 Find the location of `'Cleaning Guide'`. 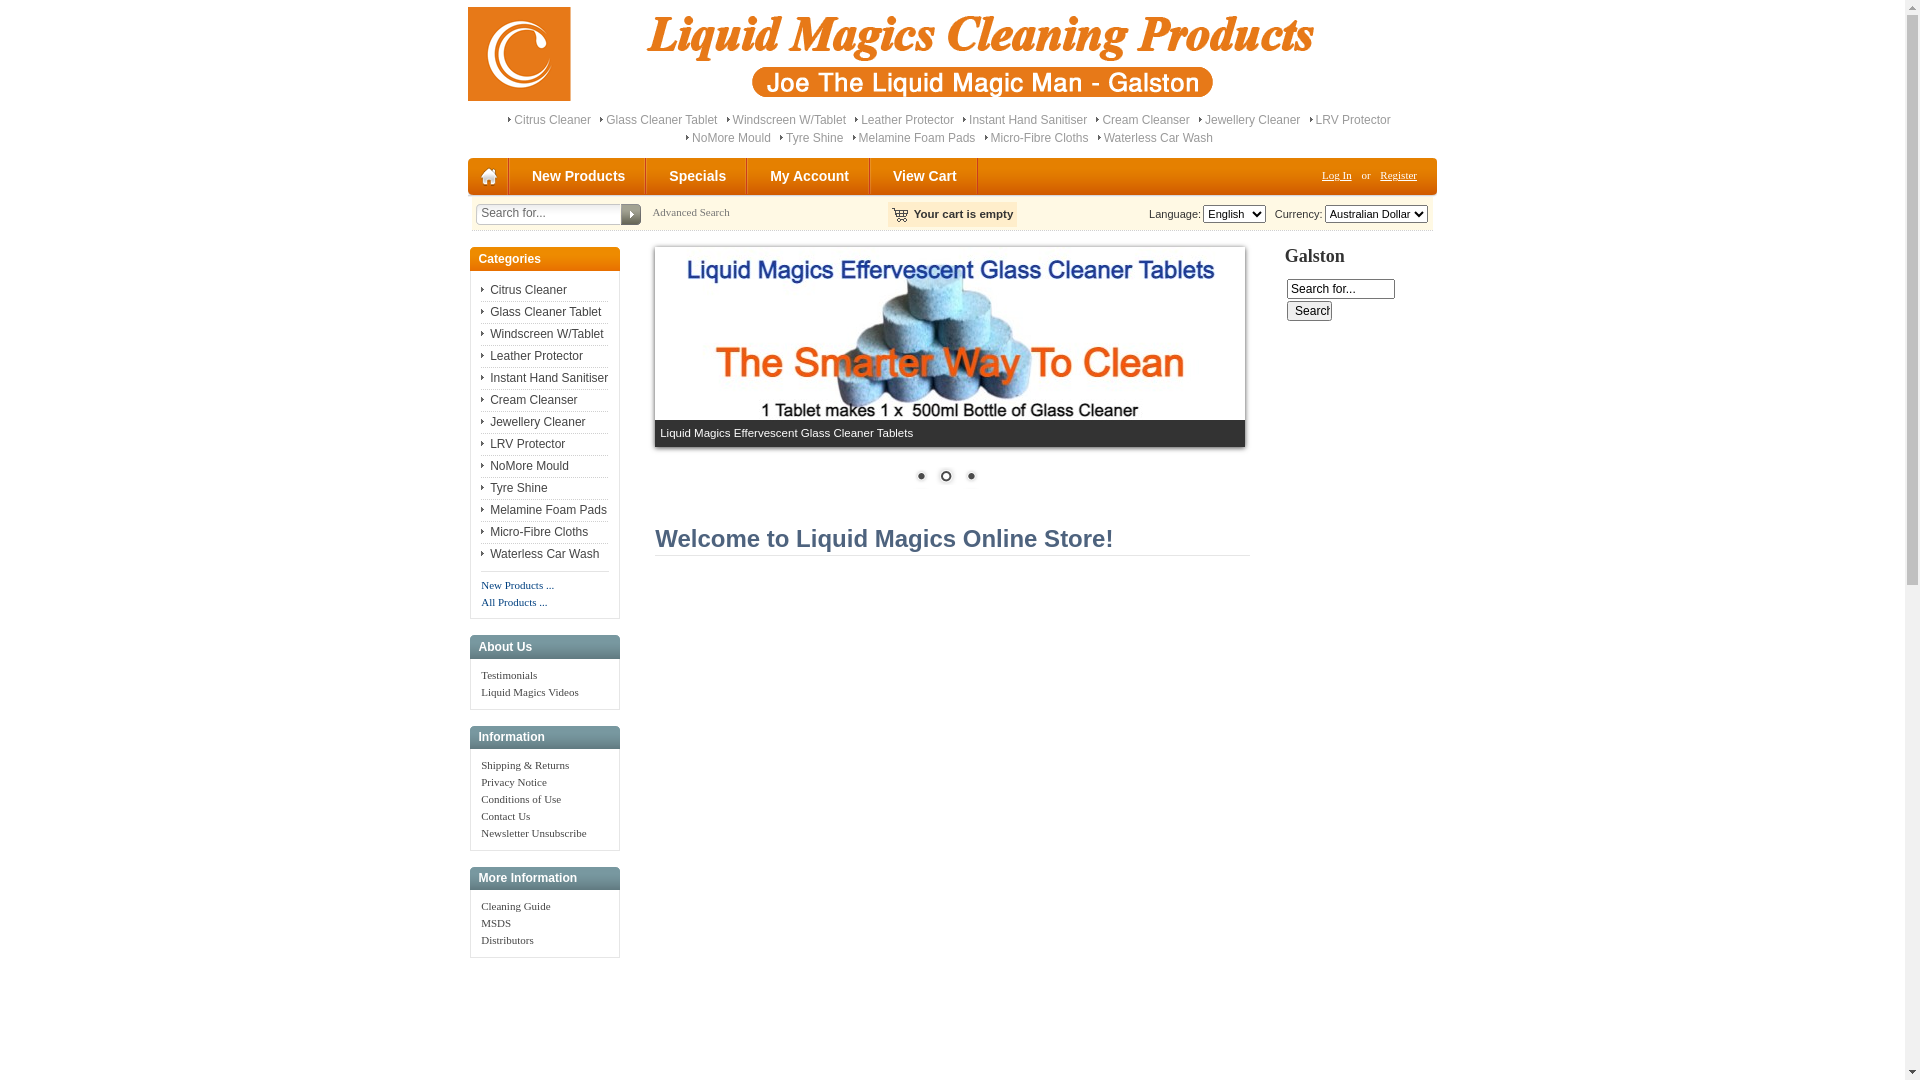

'Cleaning Guide' is located at coordinates (515, 906).